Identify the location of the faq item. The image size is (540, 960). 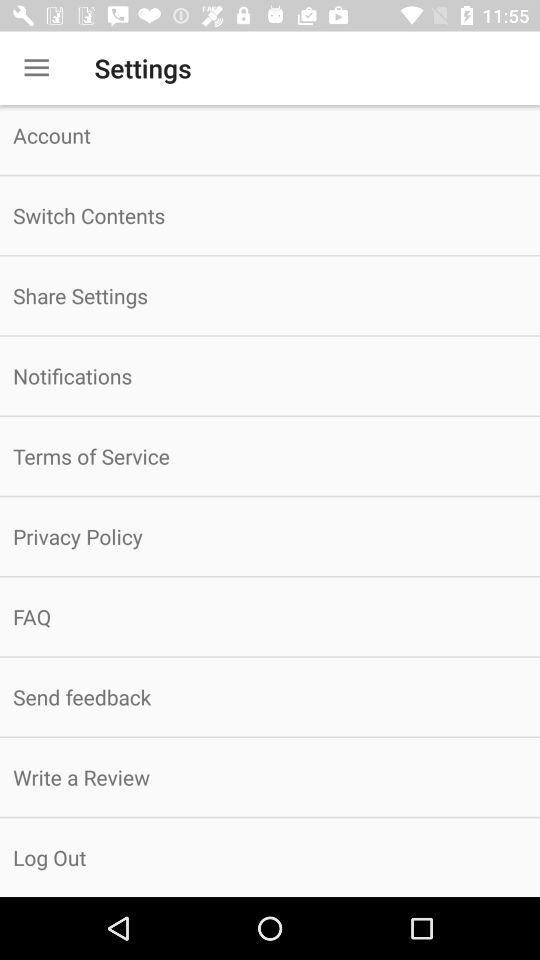
(270, 615).